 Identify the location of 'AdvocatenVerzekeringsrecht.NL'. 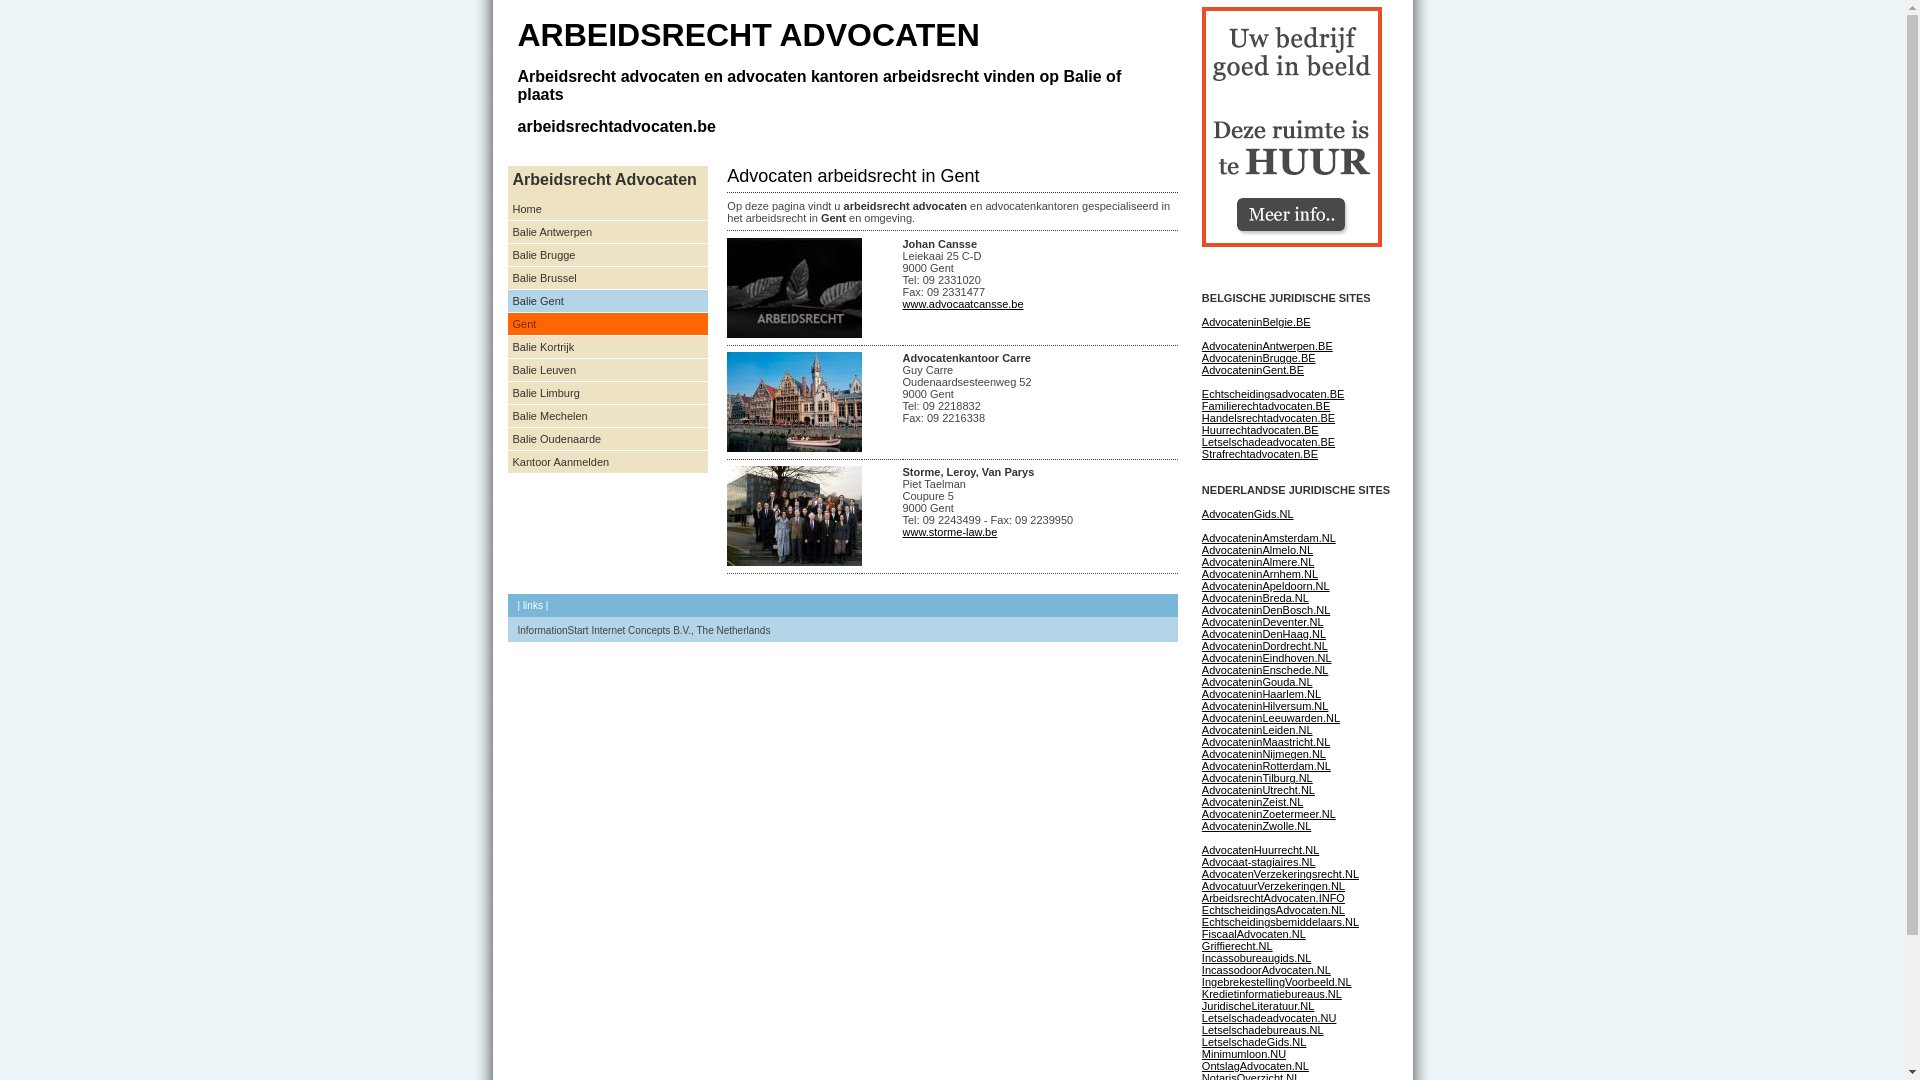
(1280, 873).